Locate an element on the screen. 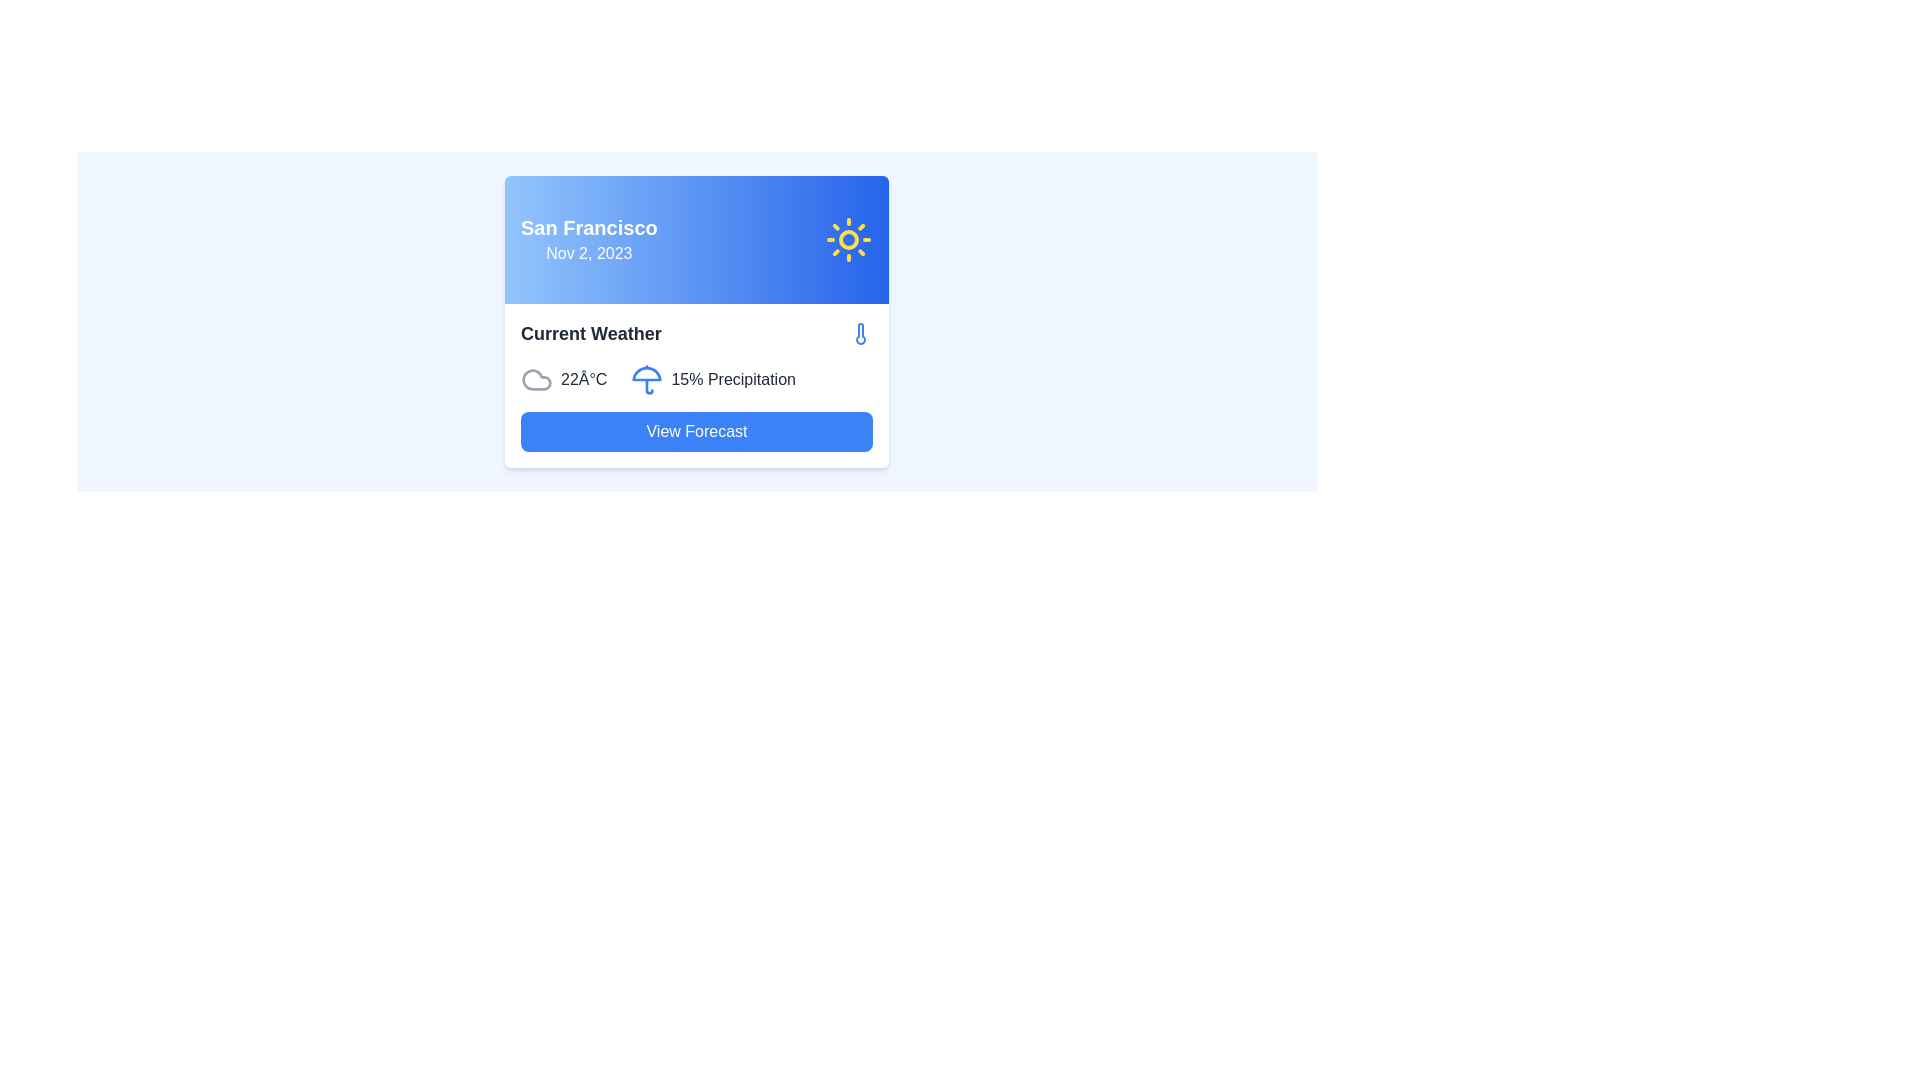 Image resolution: width=1920 pixels, height=1080 pixels. displayed temperature from the Text with Icon element located in the top-left section of the weather card interface, under the 'Current Weather' heading is located at coordinates (563, 380).